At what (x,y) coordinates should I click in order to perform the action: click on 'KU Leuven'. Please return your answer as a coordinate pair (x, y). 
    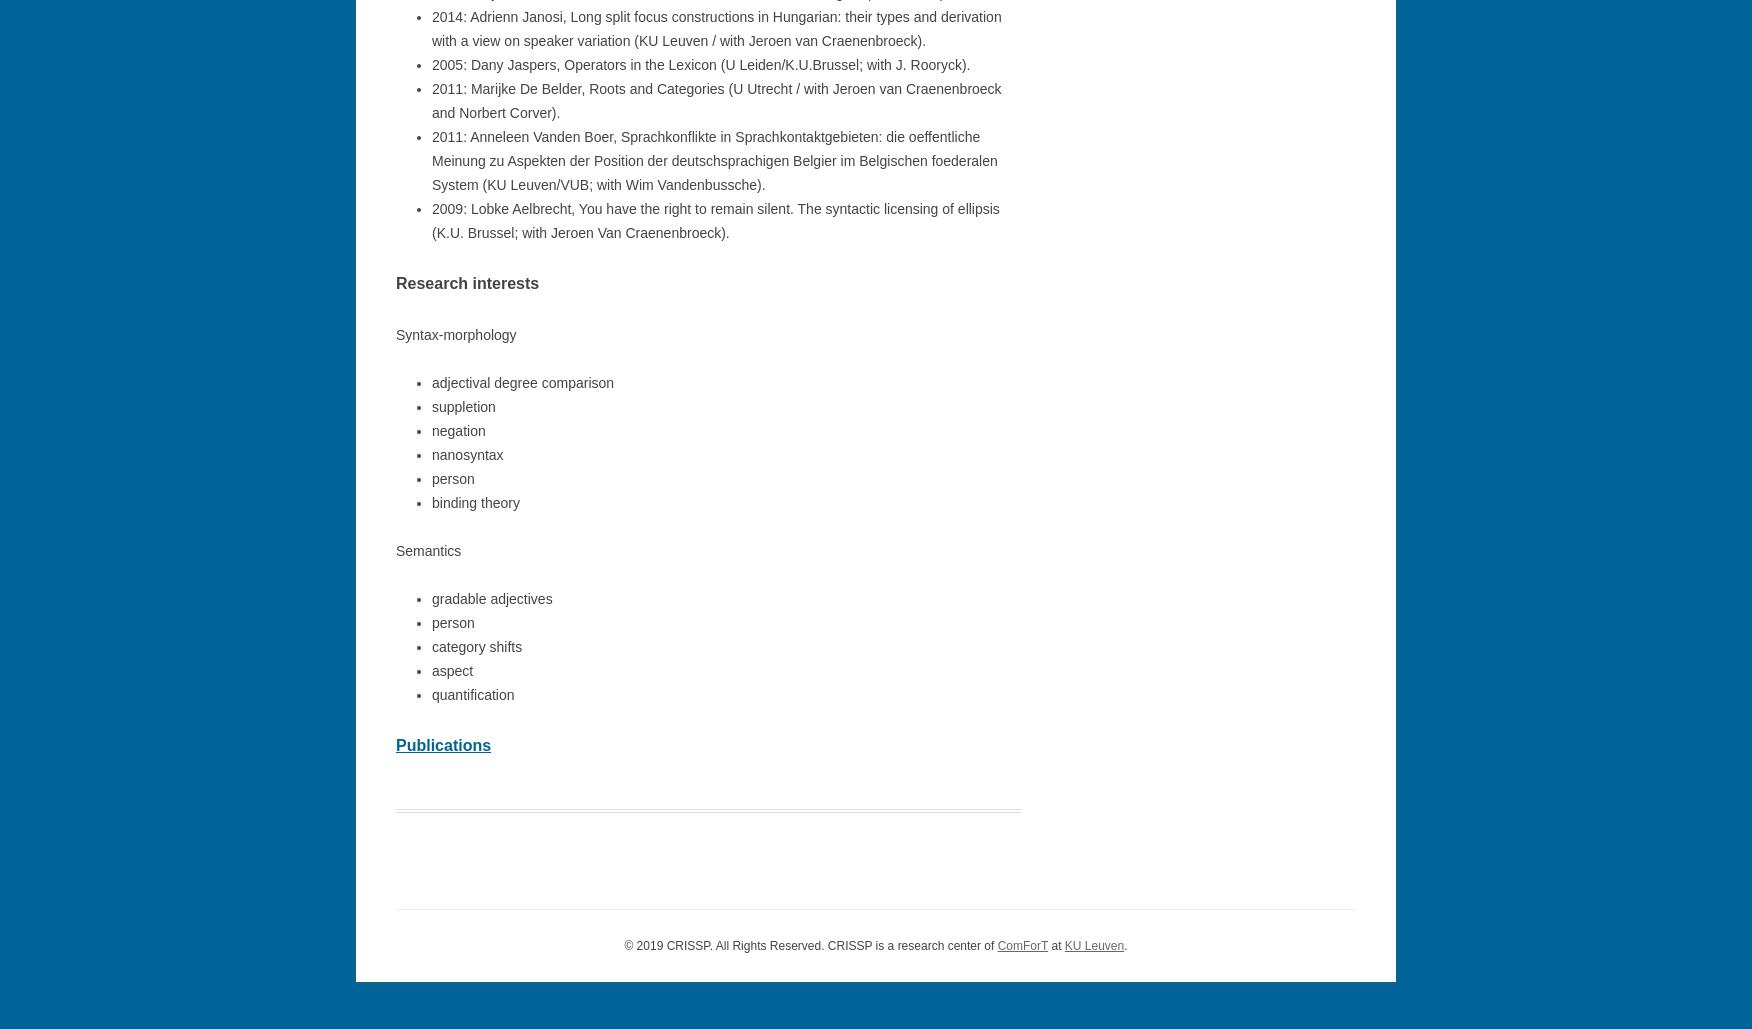
    Looking at the image, I should click on (1093, 945).